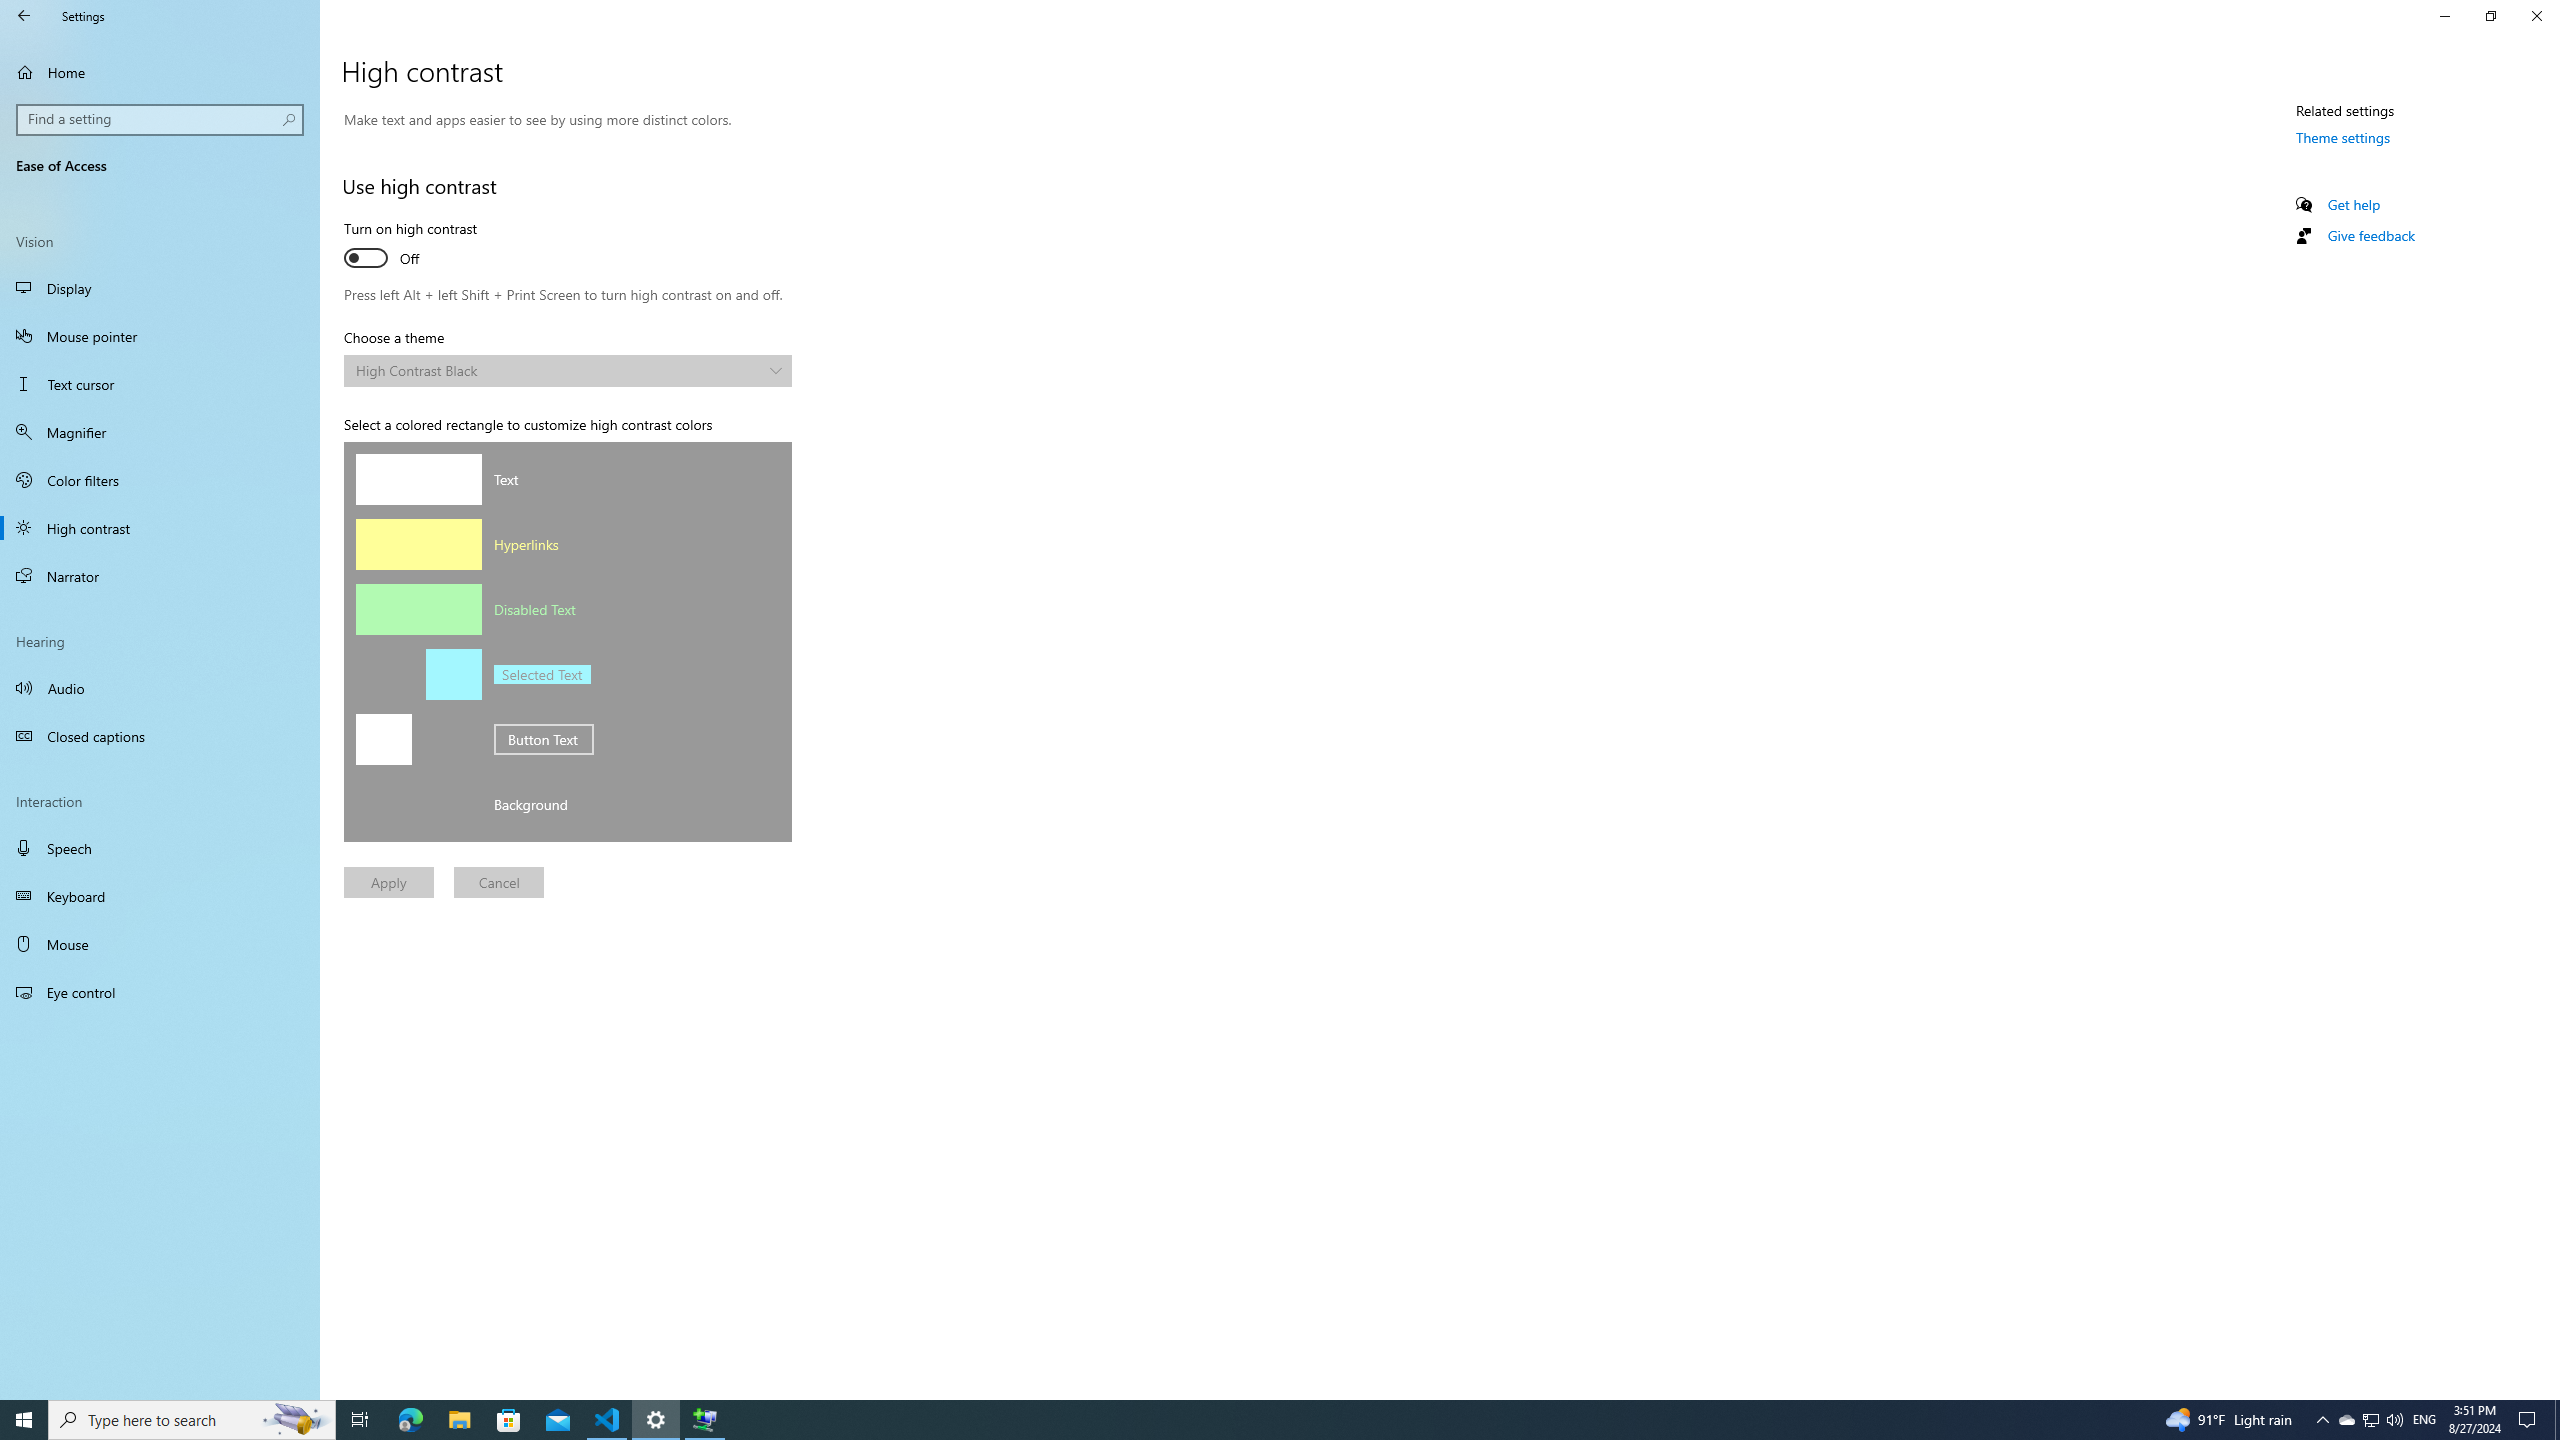 This screenshot has height=1440, width=2560. What do you see at coordinates (2535, 15) in the screenshot?
I see `'Close Settings'` at bounding box center [2535, 15].